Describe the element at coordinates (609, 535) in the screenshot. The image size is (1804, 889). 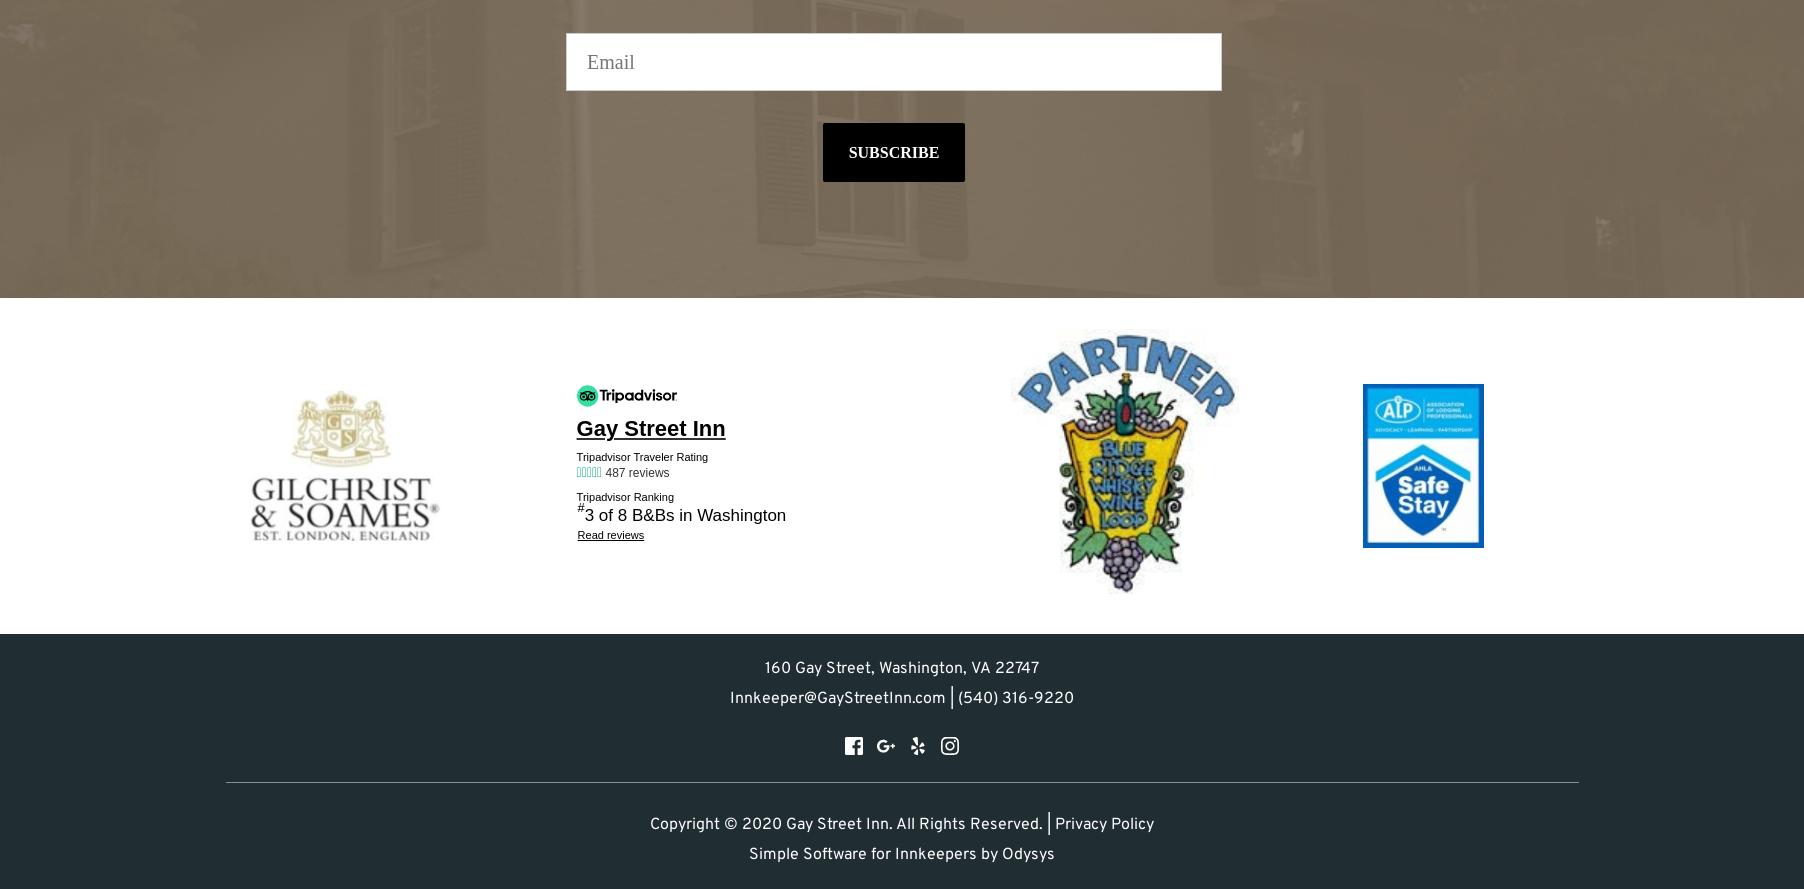
I see `'Read reviews'` at that location.